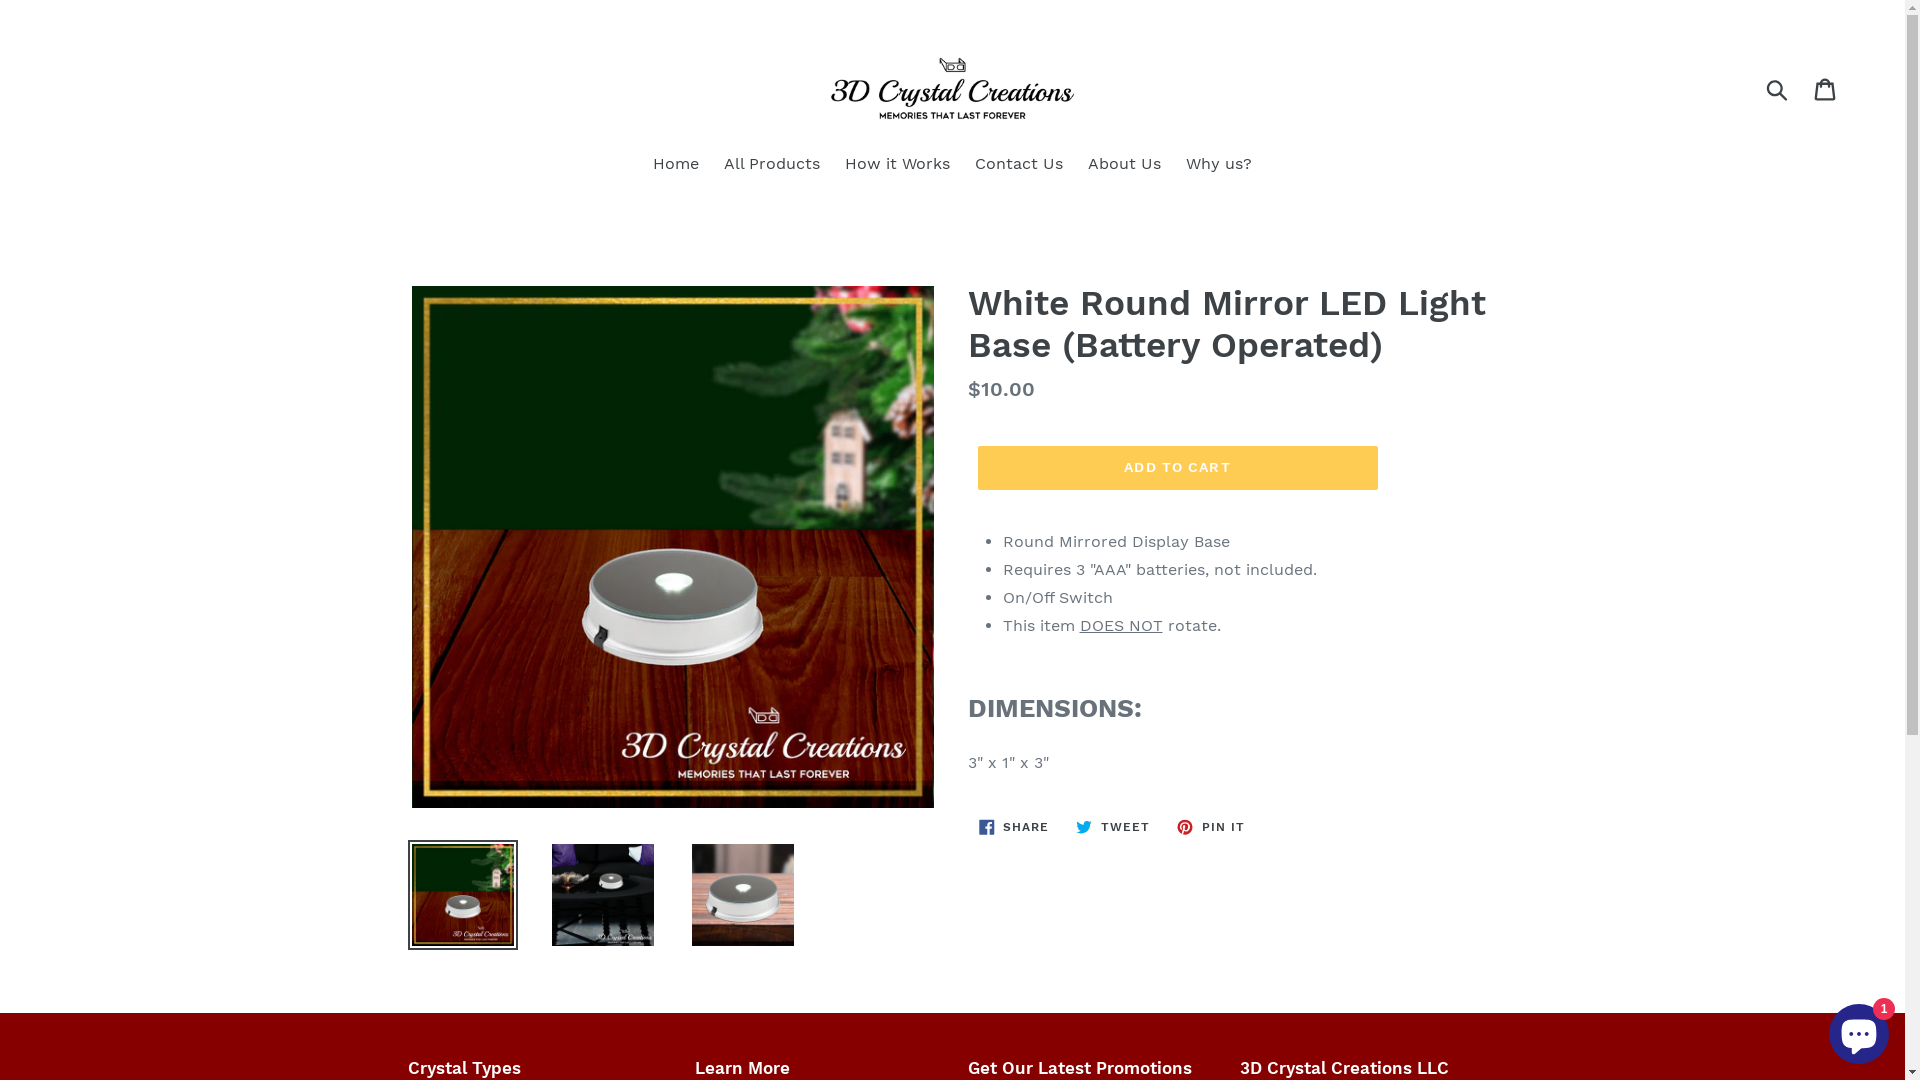 Image resolution: width=1920 pixels, height=1080 pixels. Describe the element at coordinates (1014, 826) in the screenshot. I see `'SHARE` at that location.